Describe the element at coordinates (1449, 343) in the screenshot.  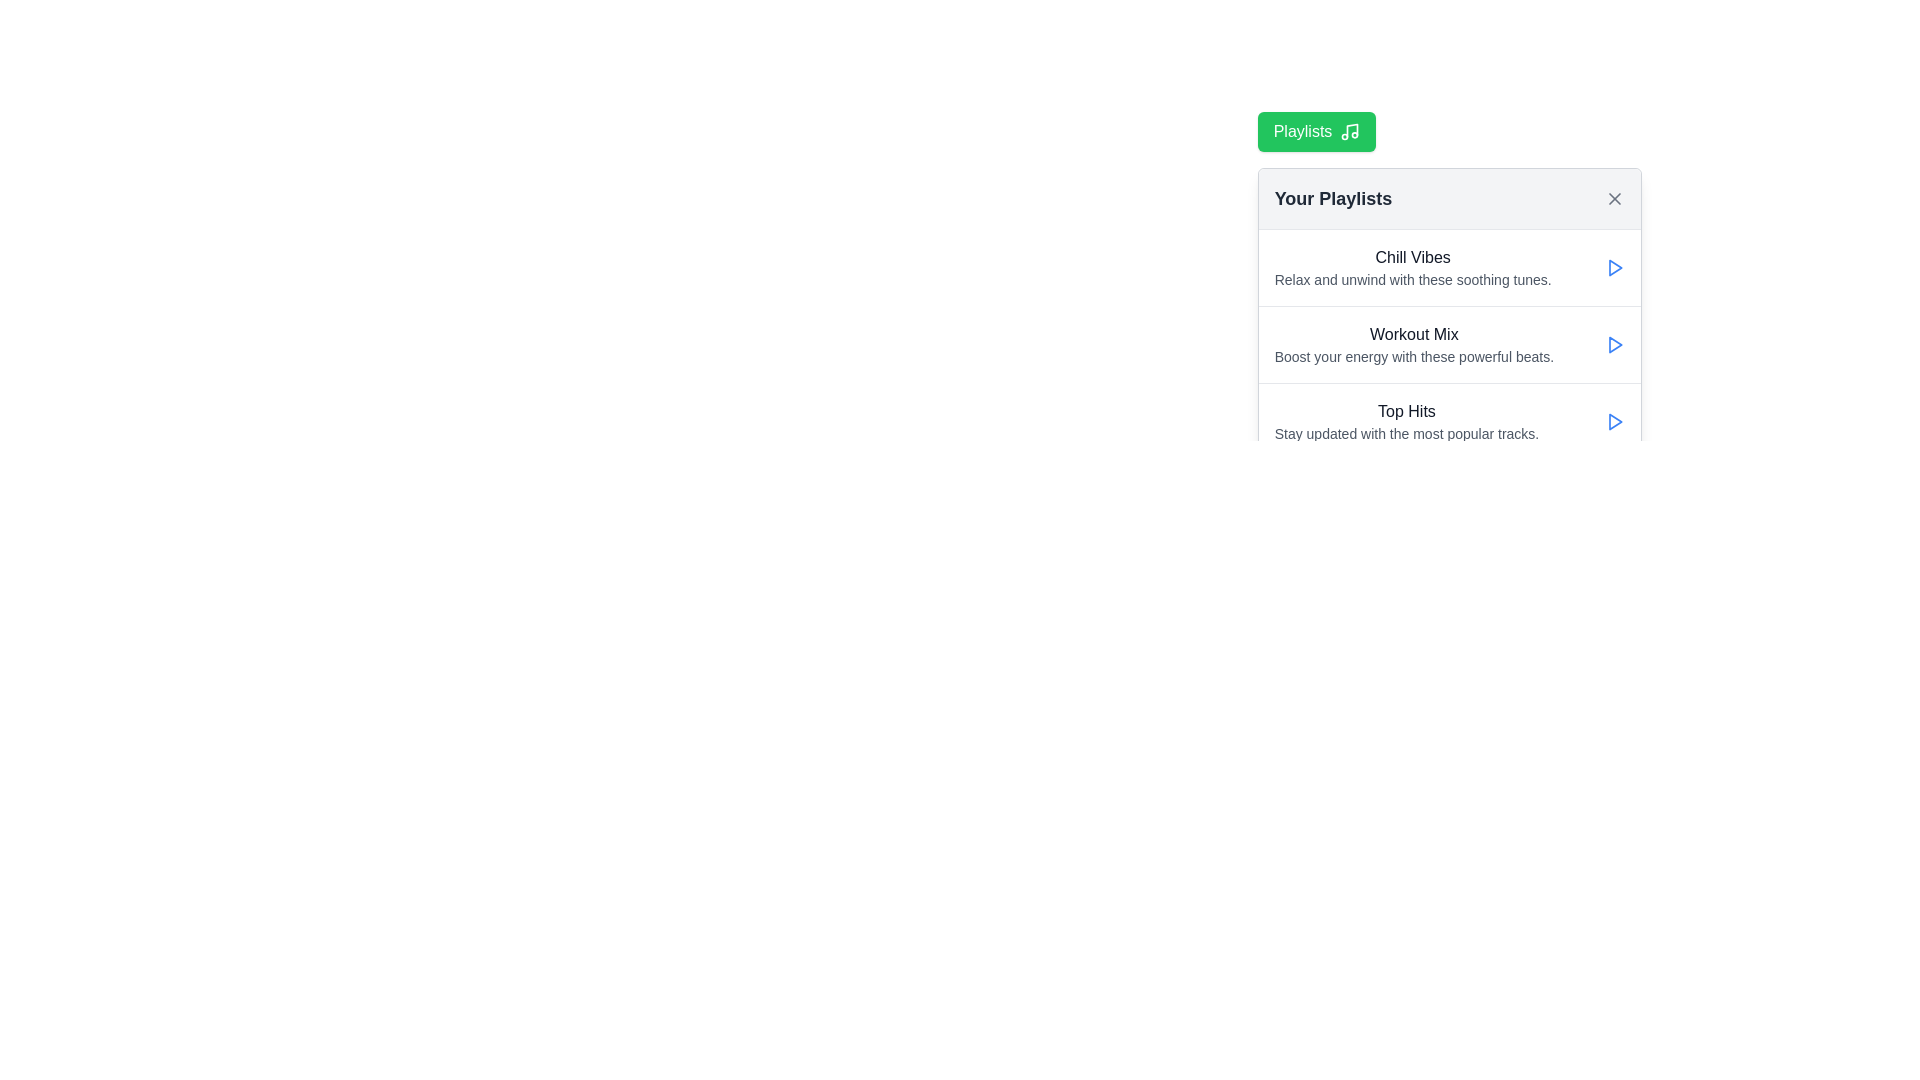
I see `the second list item in the 'Your Playlists' section titled 'Workout Mix'` at that location.